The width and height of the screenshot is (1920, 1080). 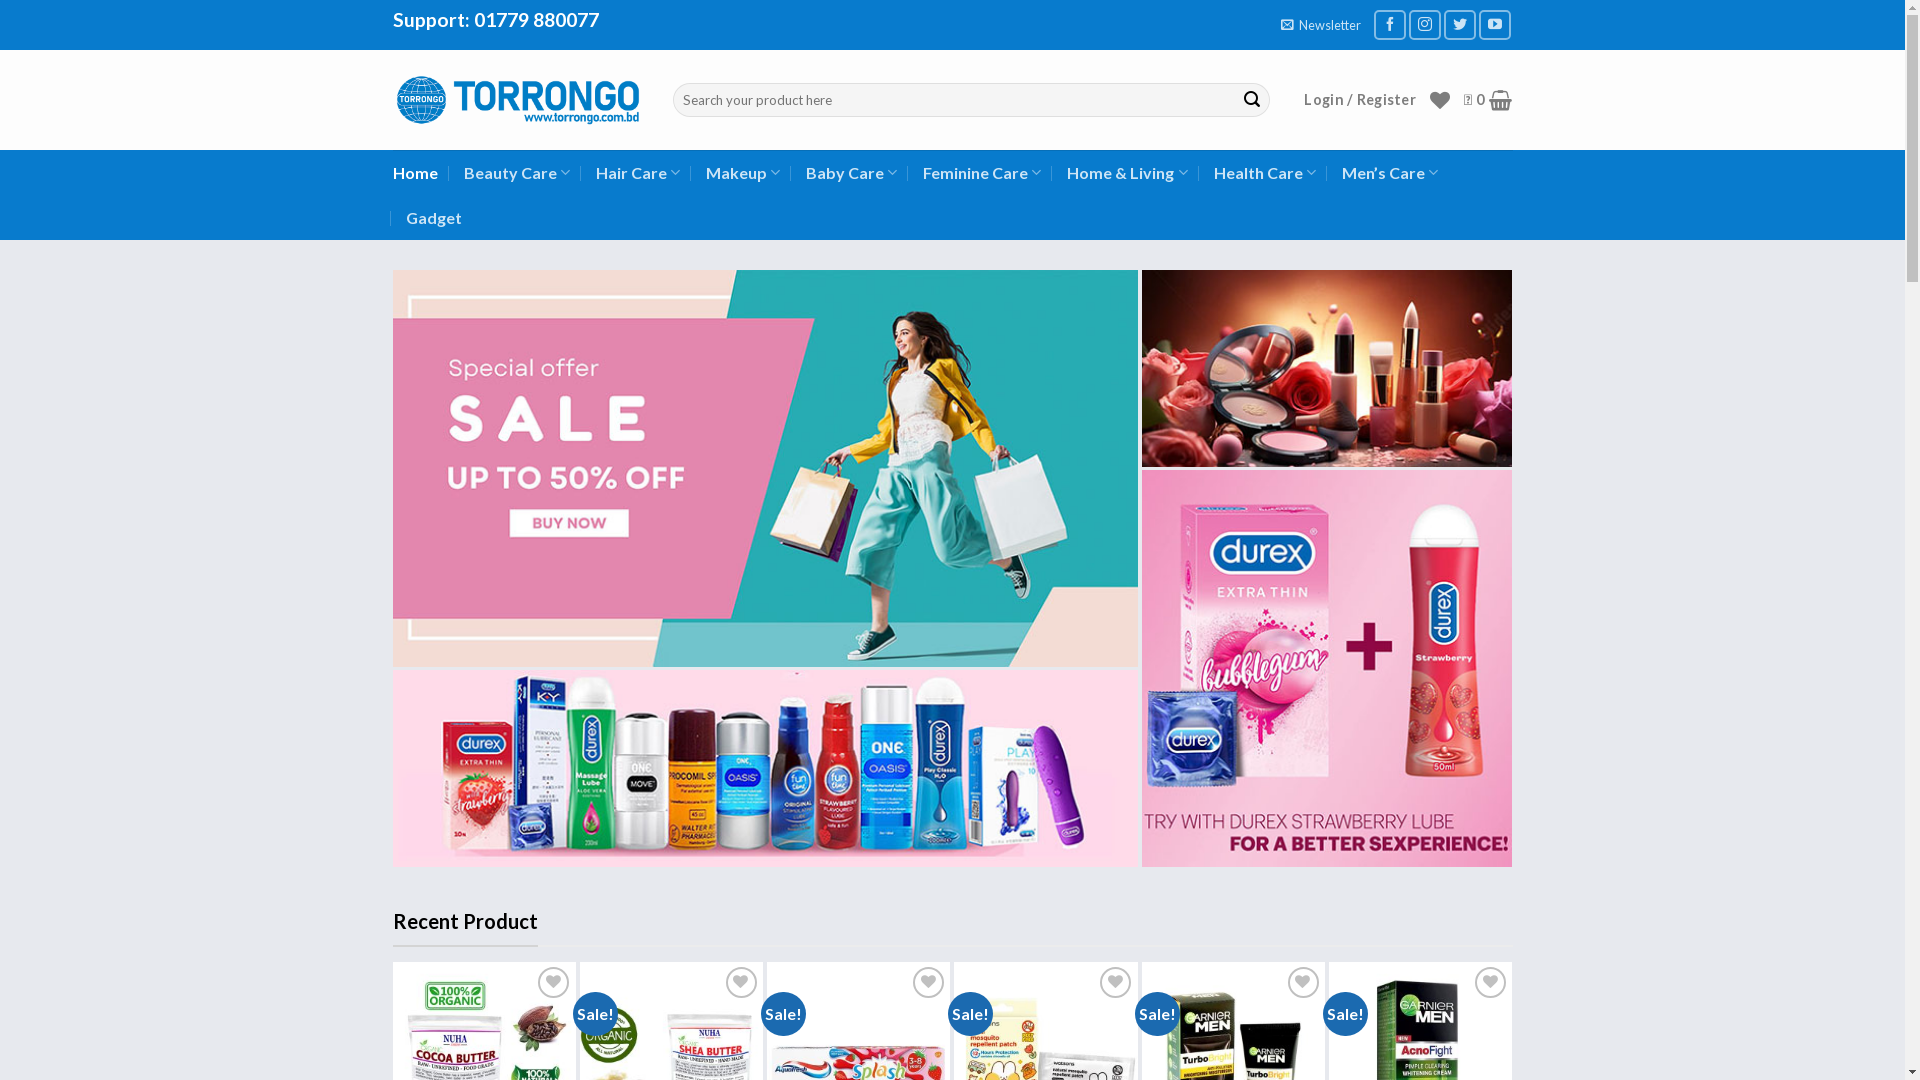 I want to click on 'Follow on Instagram', so click(x=1424, y=24).